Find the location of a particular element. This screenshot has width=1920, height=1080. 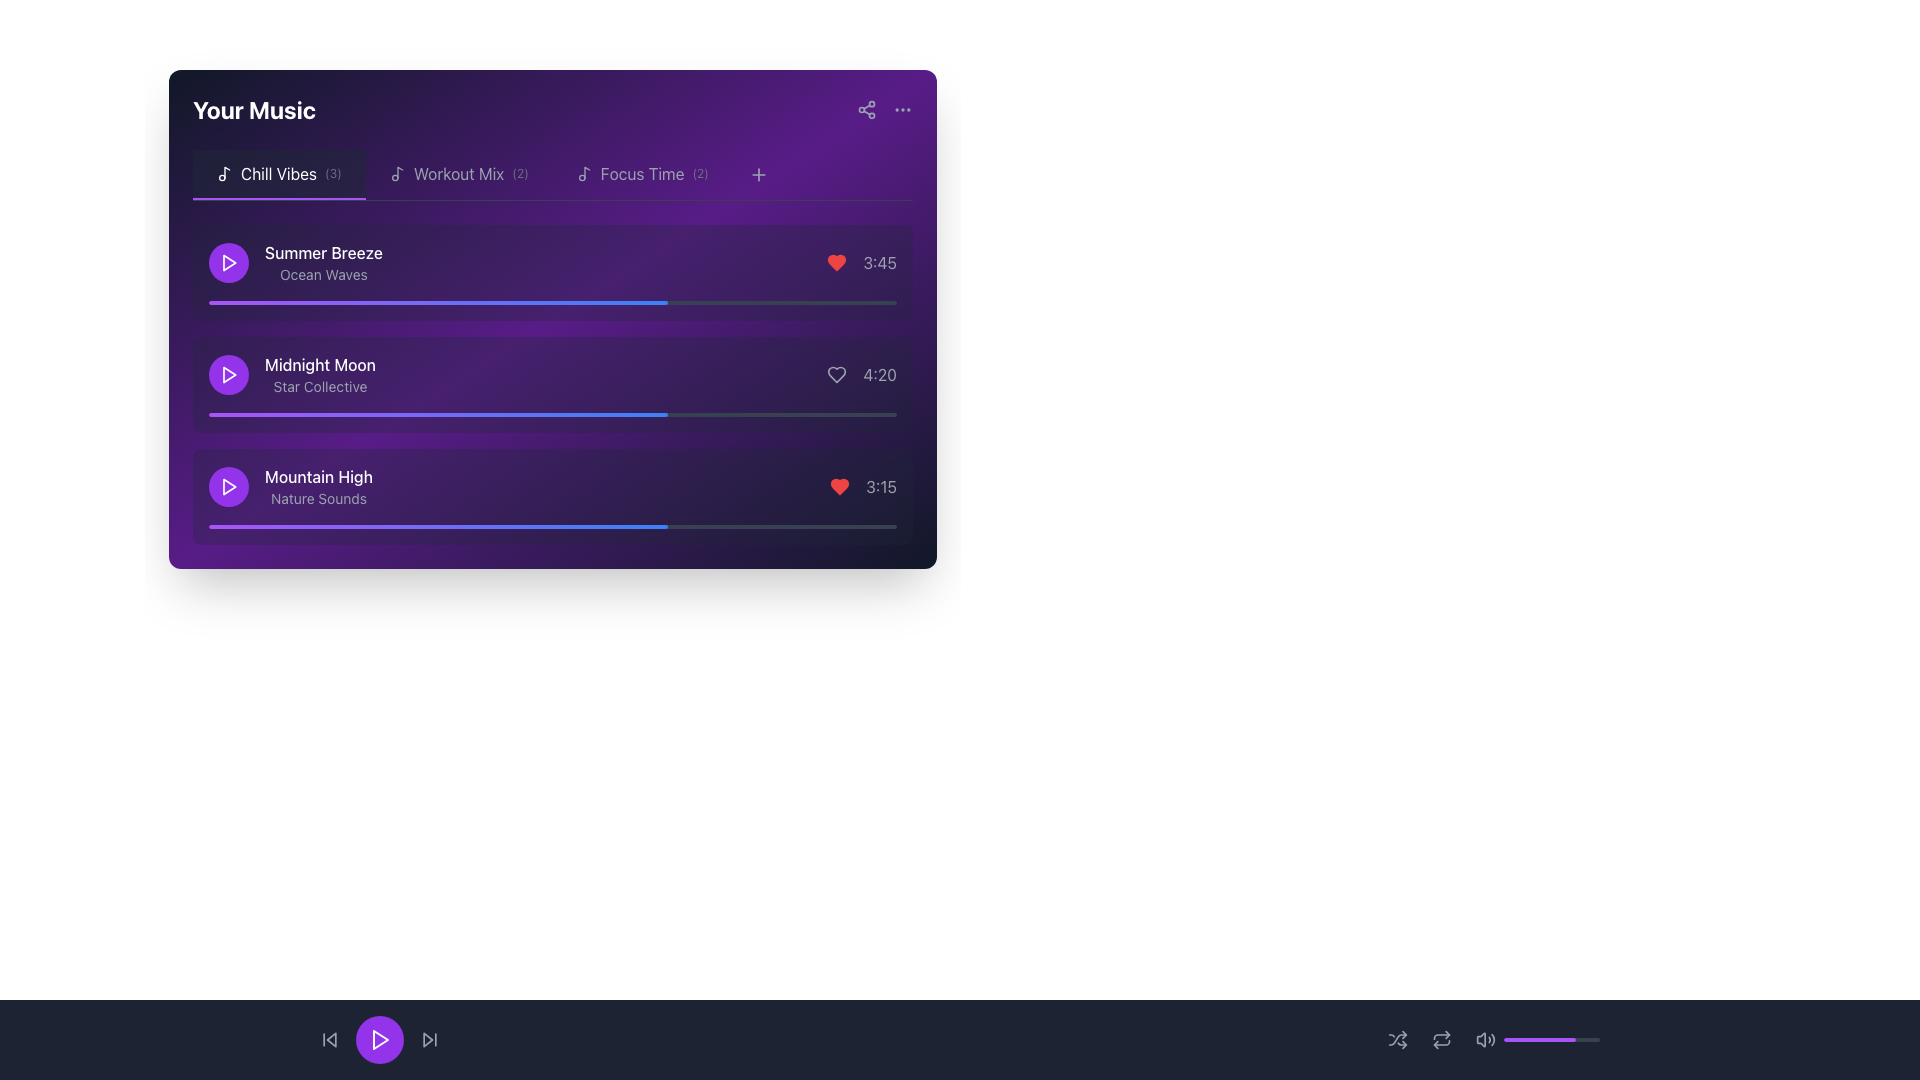

text displayed in the text block titled 'Midnight Moon' and 'Star Collective', which is the second item in the music list 'Chill Vibes', located to the right of the play button is located at coordinates (320, 374).